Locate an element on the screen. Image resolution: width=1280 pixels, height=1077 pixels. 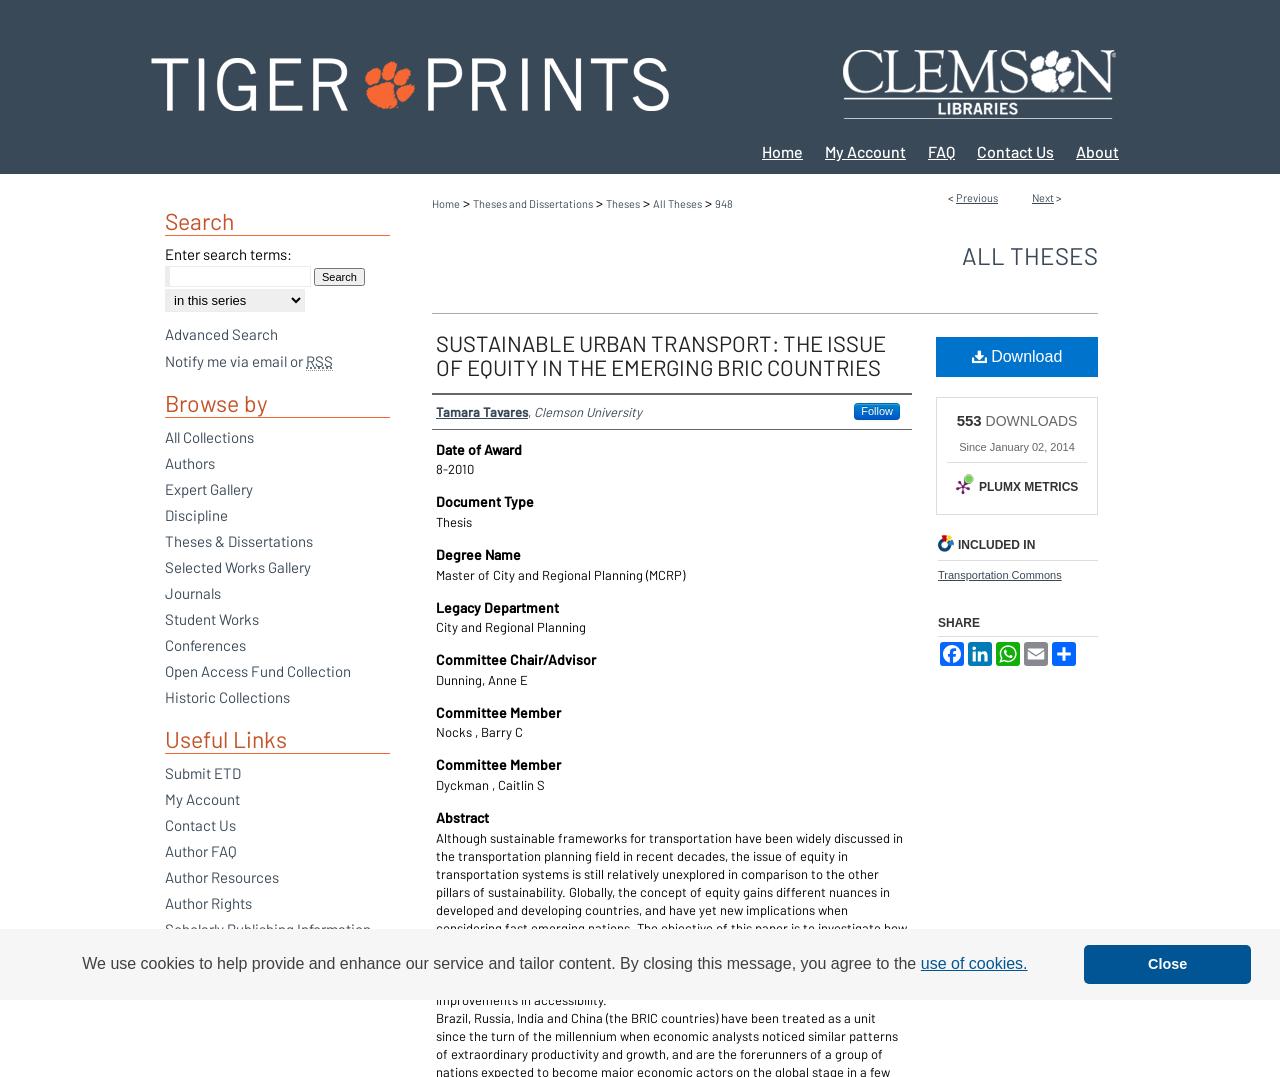
'FAQ' is located at coordinates (940, 151).